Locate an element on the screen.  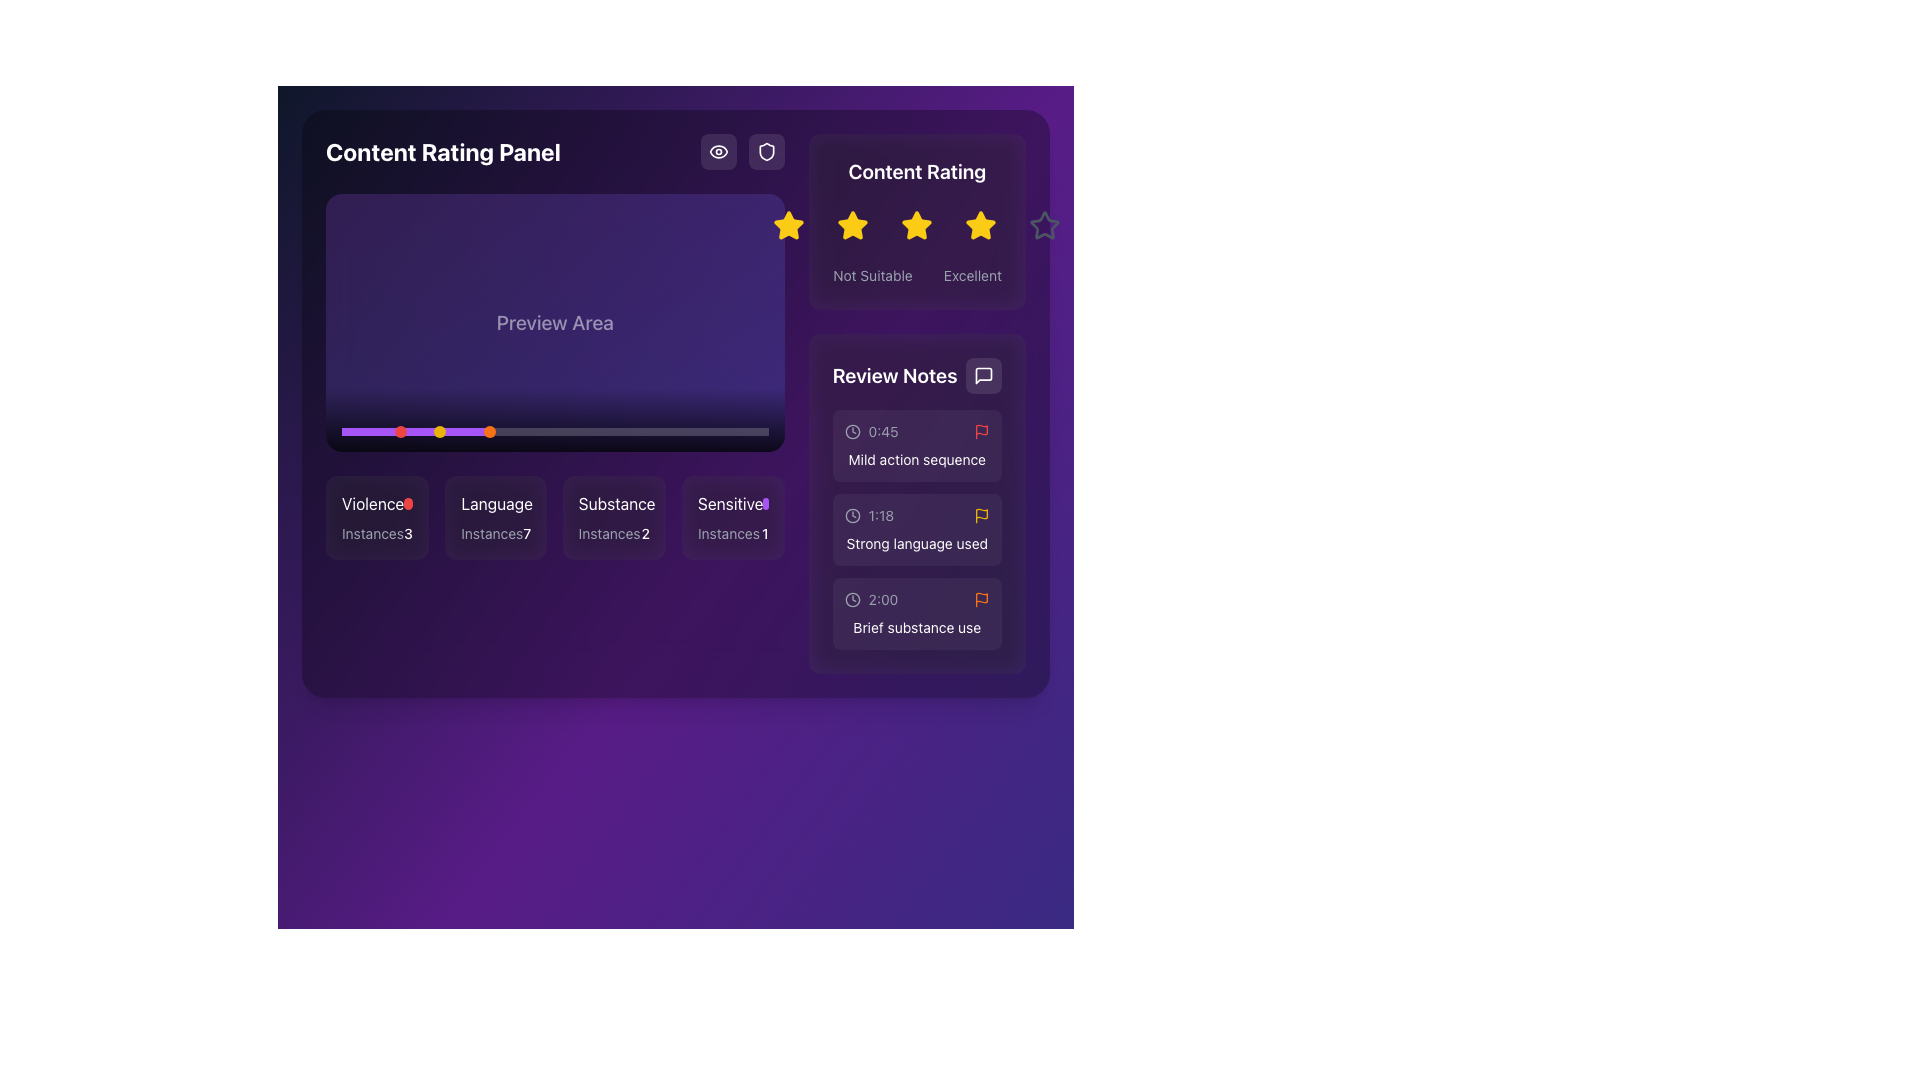
the first button in the top-right of the 'Content Rating Panel' to toggle visibility and receive visual feedback is located at coordinates (718, 150).